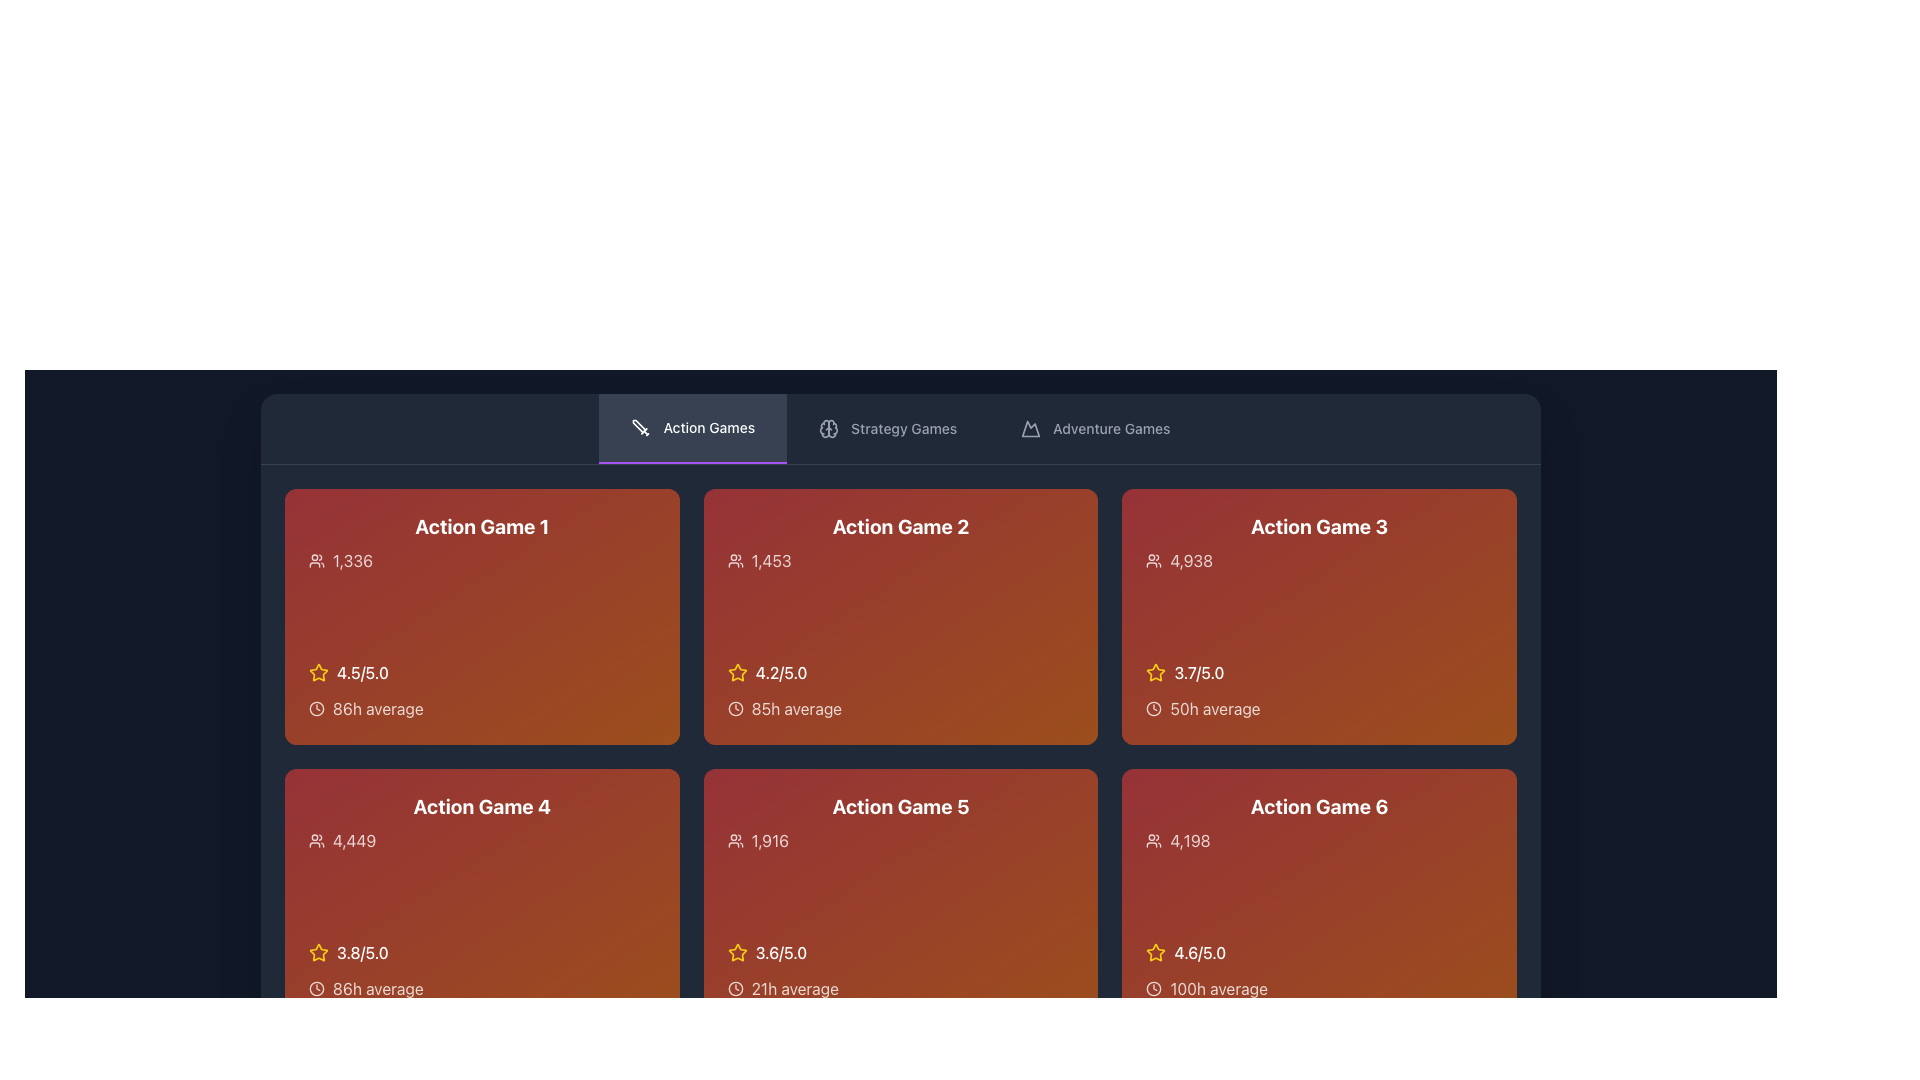  Describe the element at coordinates (734, 987) in the screenshot. I see `circular graphical component of the clock icon in the SVG representing 'Action Game 5' by opening the developer tools` at that location.